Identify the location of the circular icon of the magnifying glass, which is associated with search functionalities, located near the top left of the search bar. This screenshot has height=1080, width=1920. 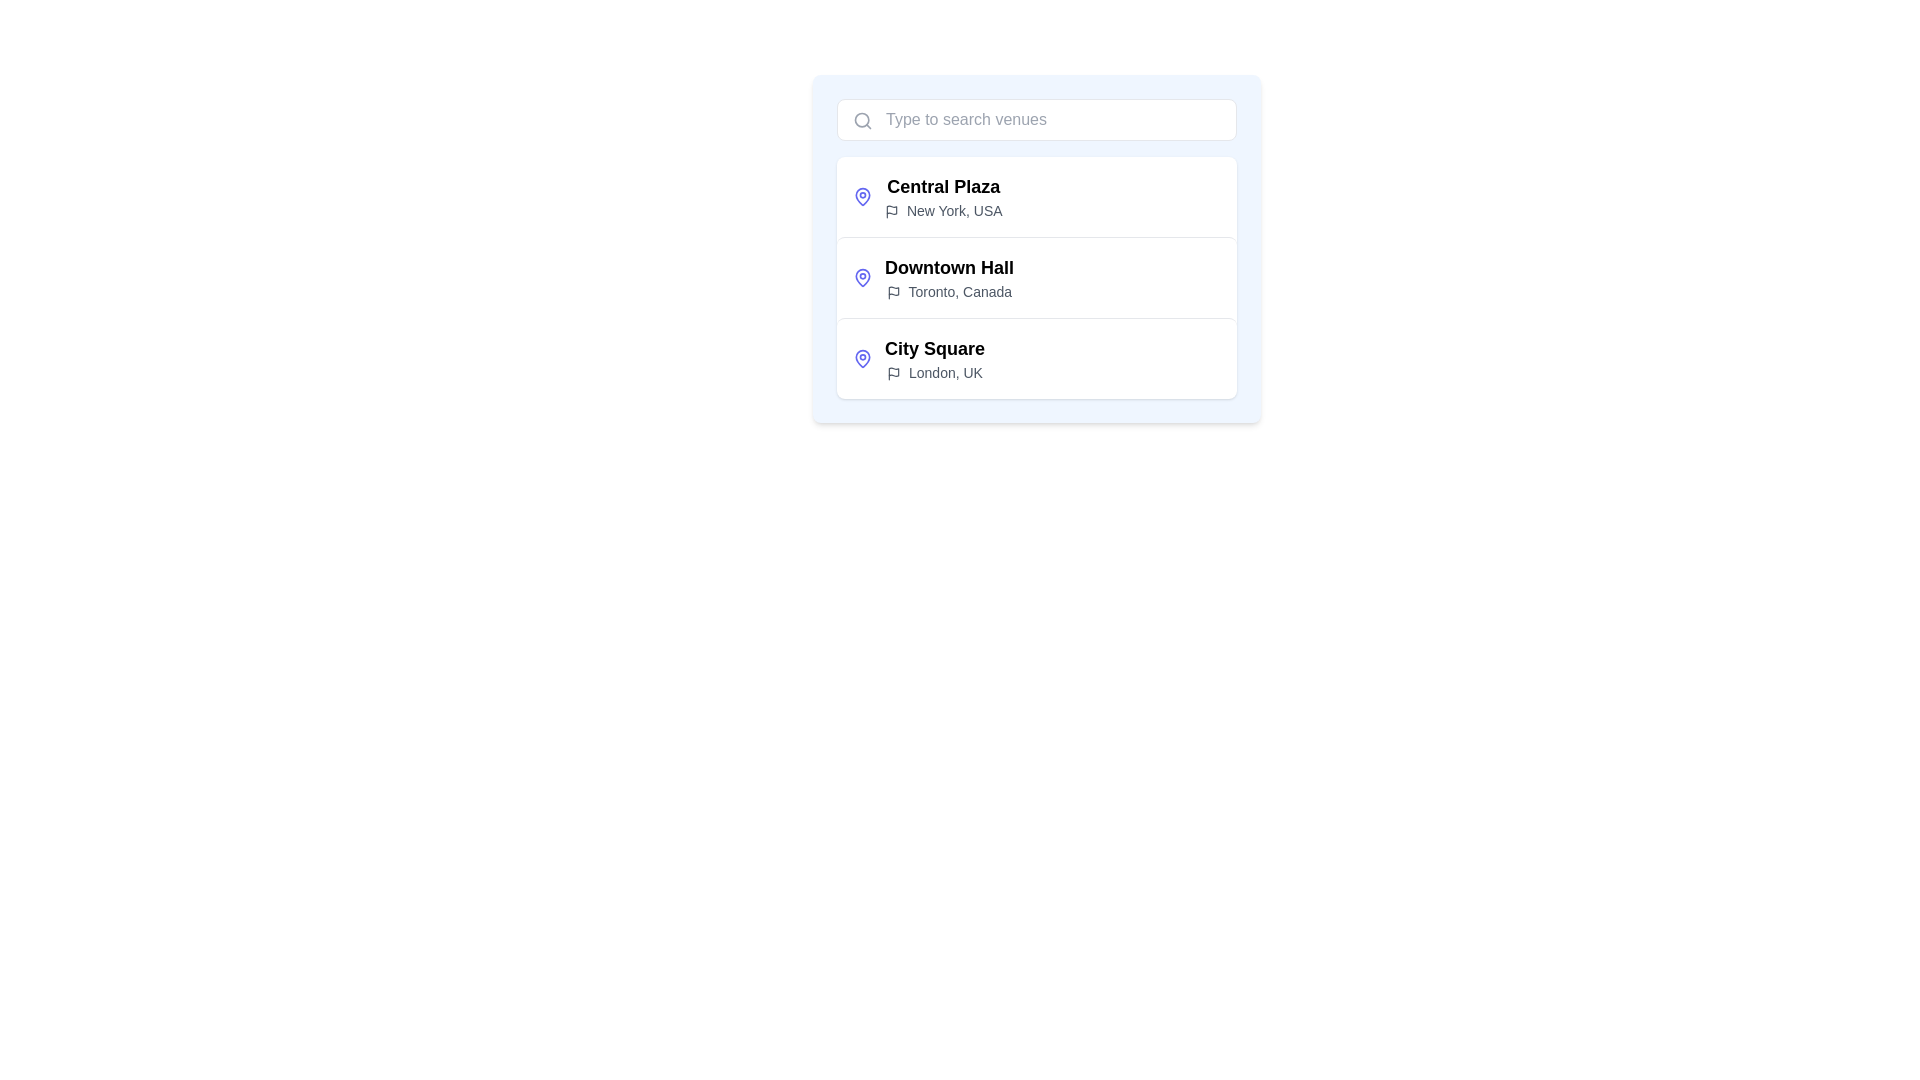
(862, 120).